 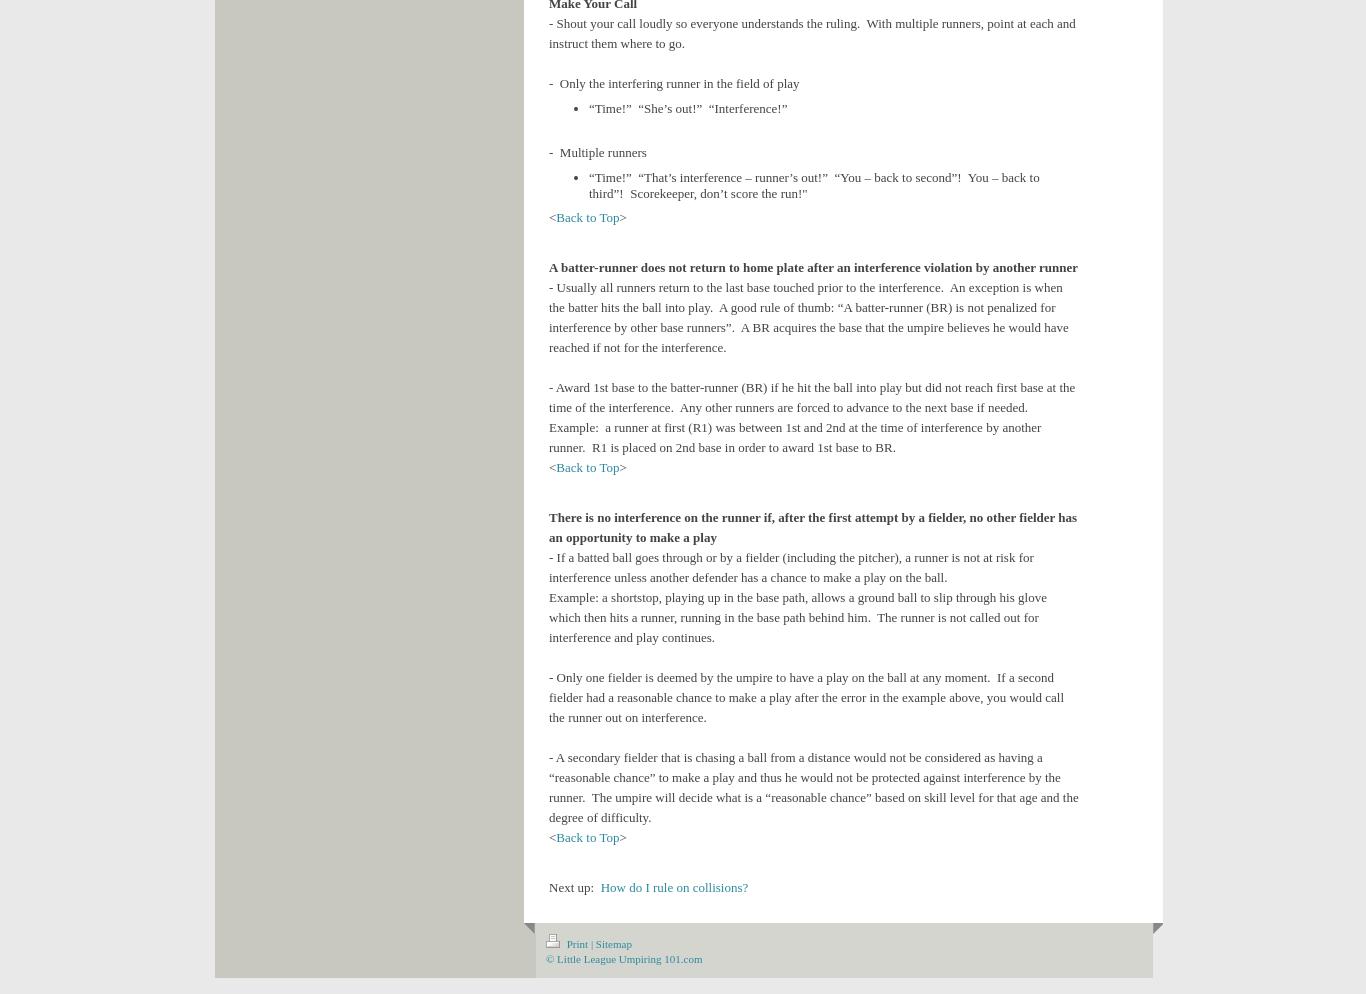 What do you see at coordinates (573, 887) in the screenshot?
I see `'Next up:'` at bounding box center [573, 887].